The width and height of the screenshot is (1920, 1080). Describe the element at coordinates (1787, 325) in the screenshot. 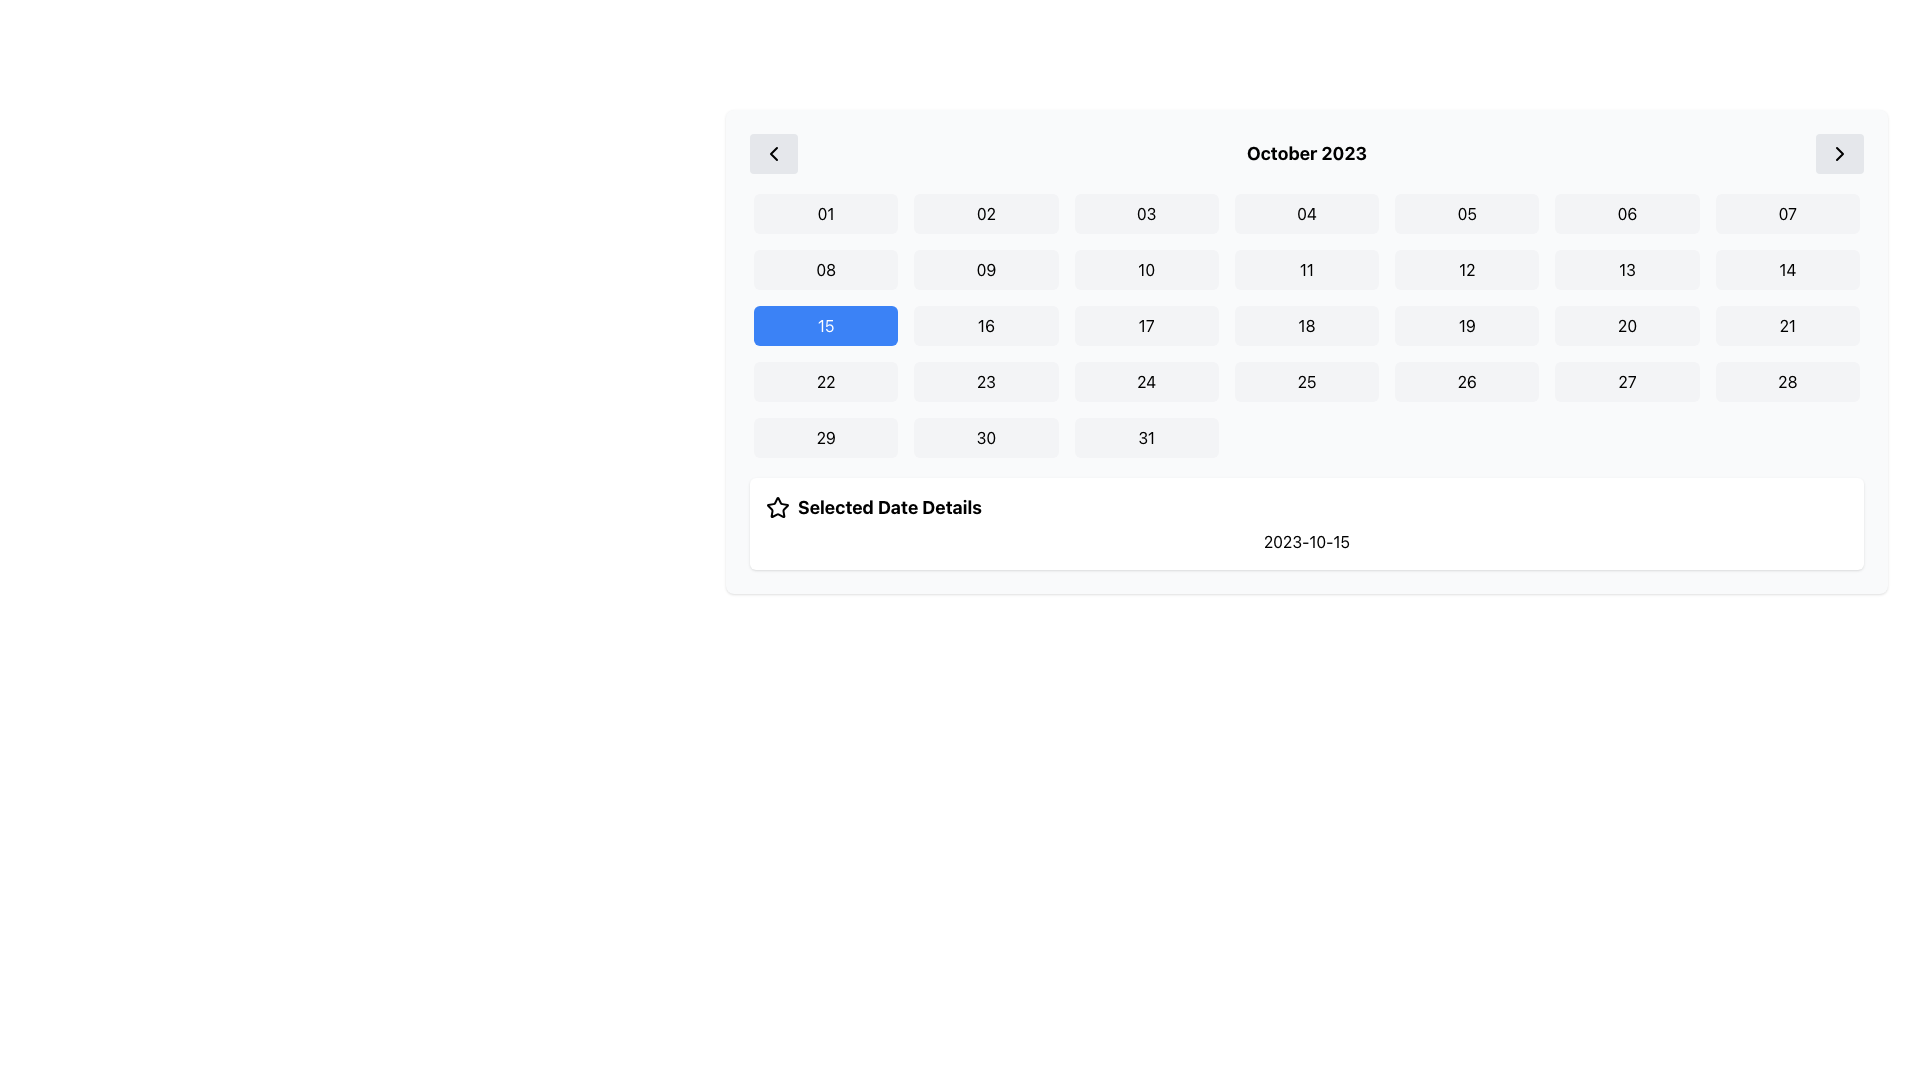

I see `the button displaying the number '21' in the third row, last column of the October 2023 calendar grid` at that location.